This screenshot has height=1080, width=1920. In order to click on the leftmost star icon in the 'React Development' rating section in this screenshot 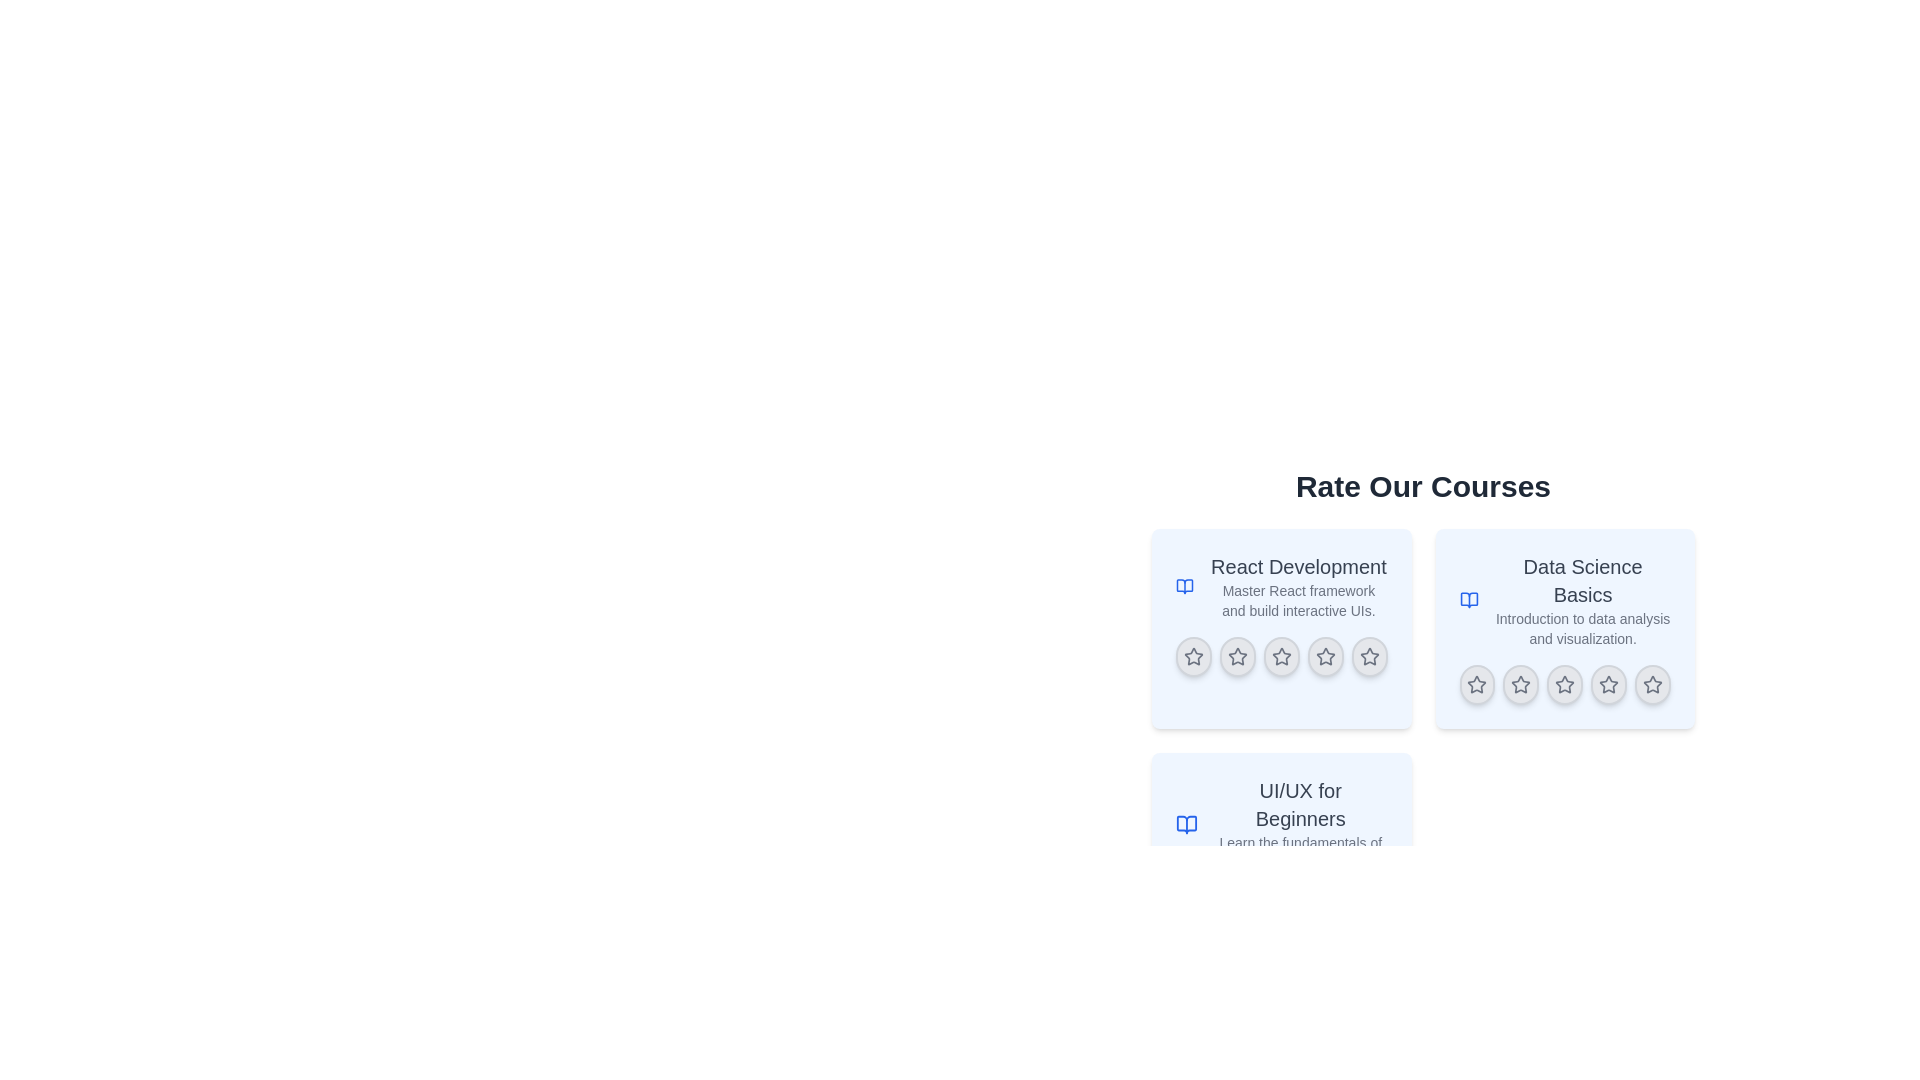, I will do `click(1193, 656)`.